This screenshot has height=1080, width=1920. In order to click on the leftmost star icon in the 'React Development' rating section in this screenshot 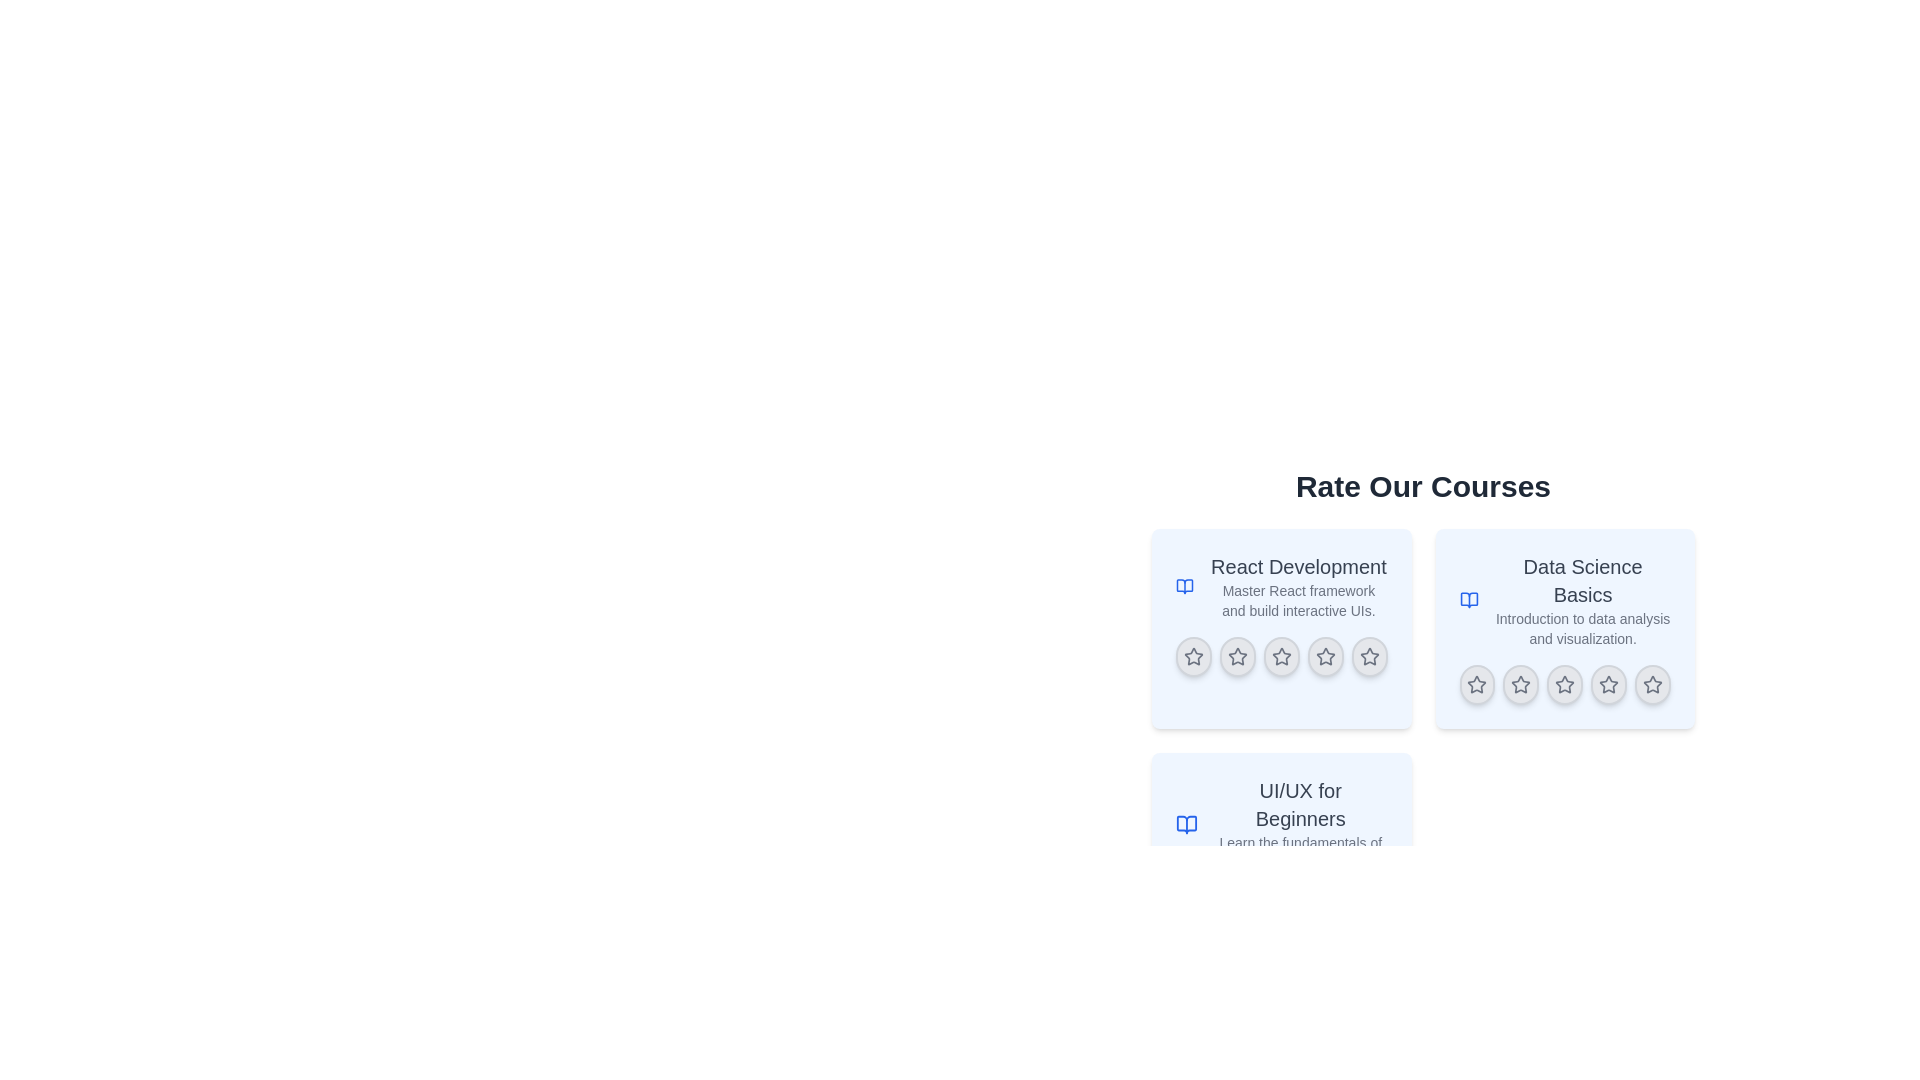, I will do `click(1193, 656)`.